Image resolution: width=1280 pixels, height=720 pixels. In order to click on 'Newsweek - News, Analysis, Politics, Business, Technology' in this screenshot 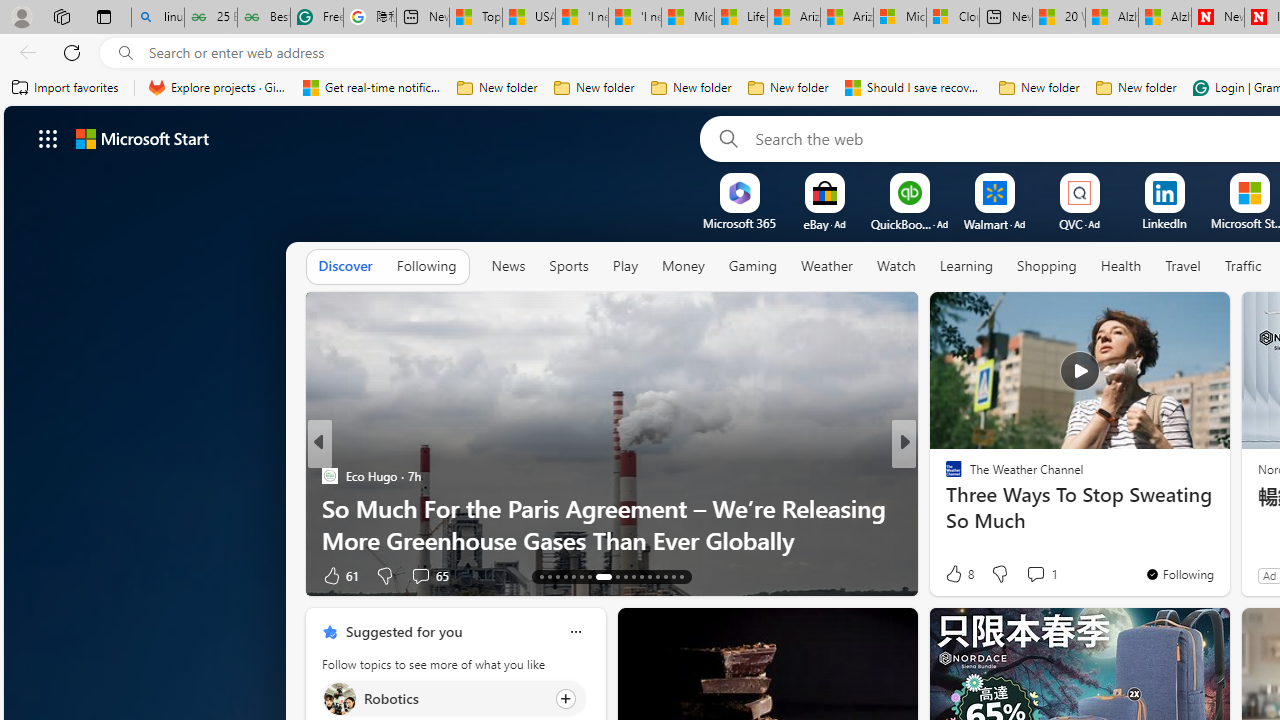, I will do `click(1216, 17)`.